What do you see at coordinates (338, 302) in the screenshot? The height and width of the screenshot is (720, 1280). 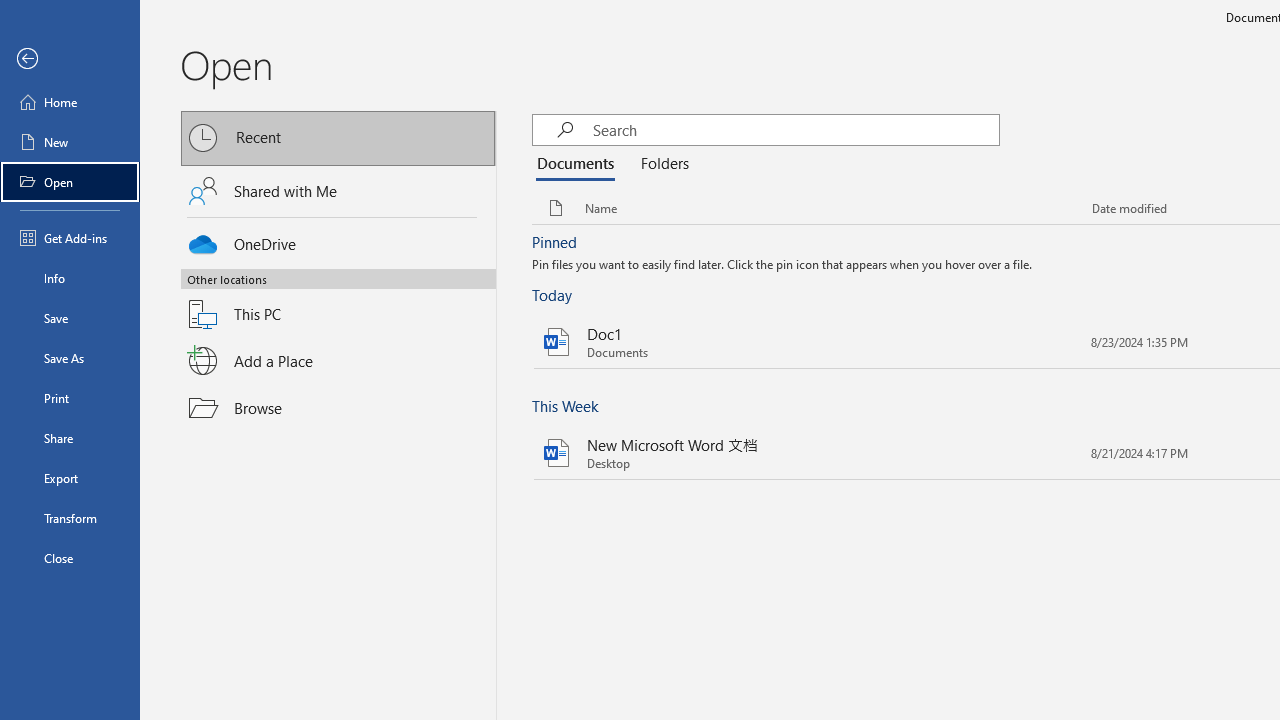 I see `'This PC'` at bounding box center [338, 302].